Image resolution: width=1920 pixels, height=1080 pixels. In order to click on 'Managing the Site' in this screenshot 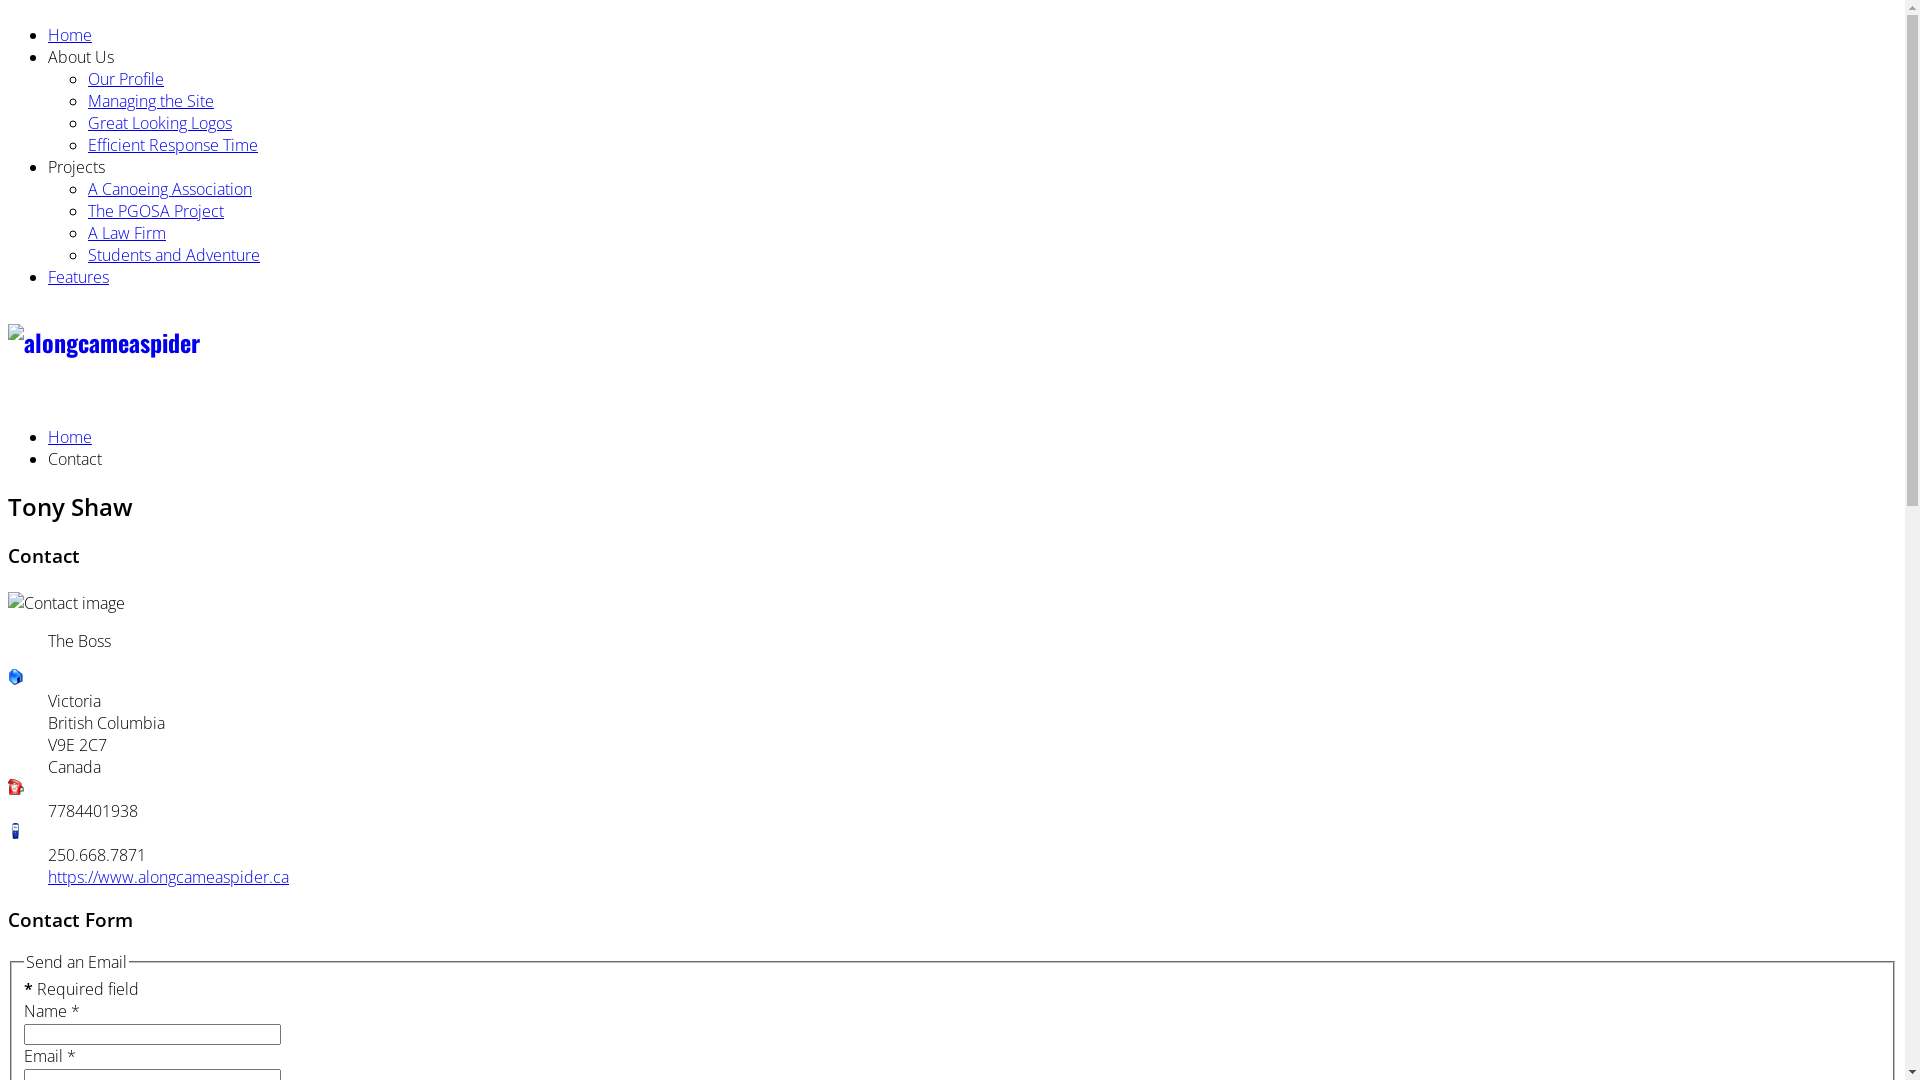, I will do `click(149, 100)`.